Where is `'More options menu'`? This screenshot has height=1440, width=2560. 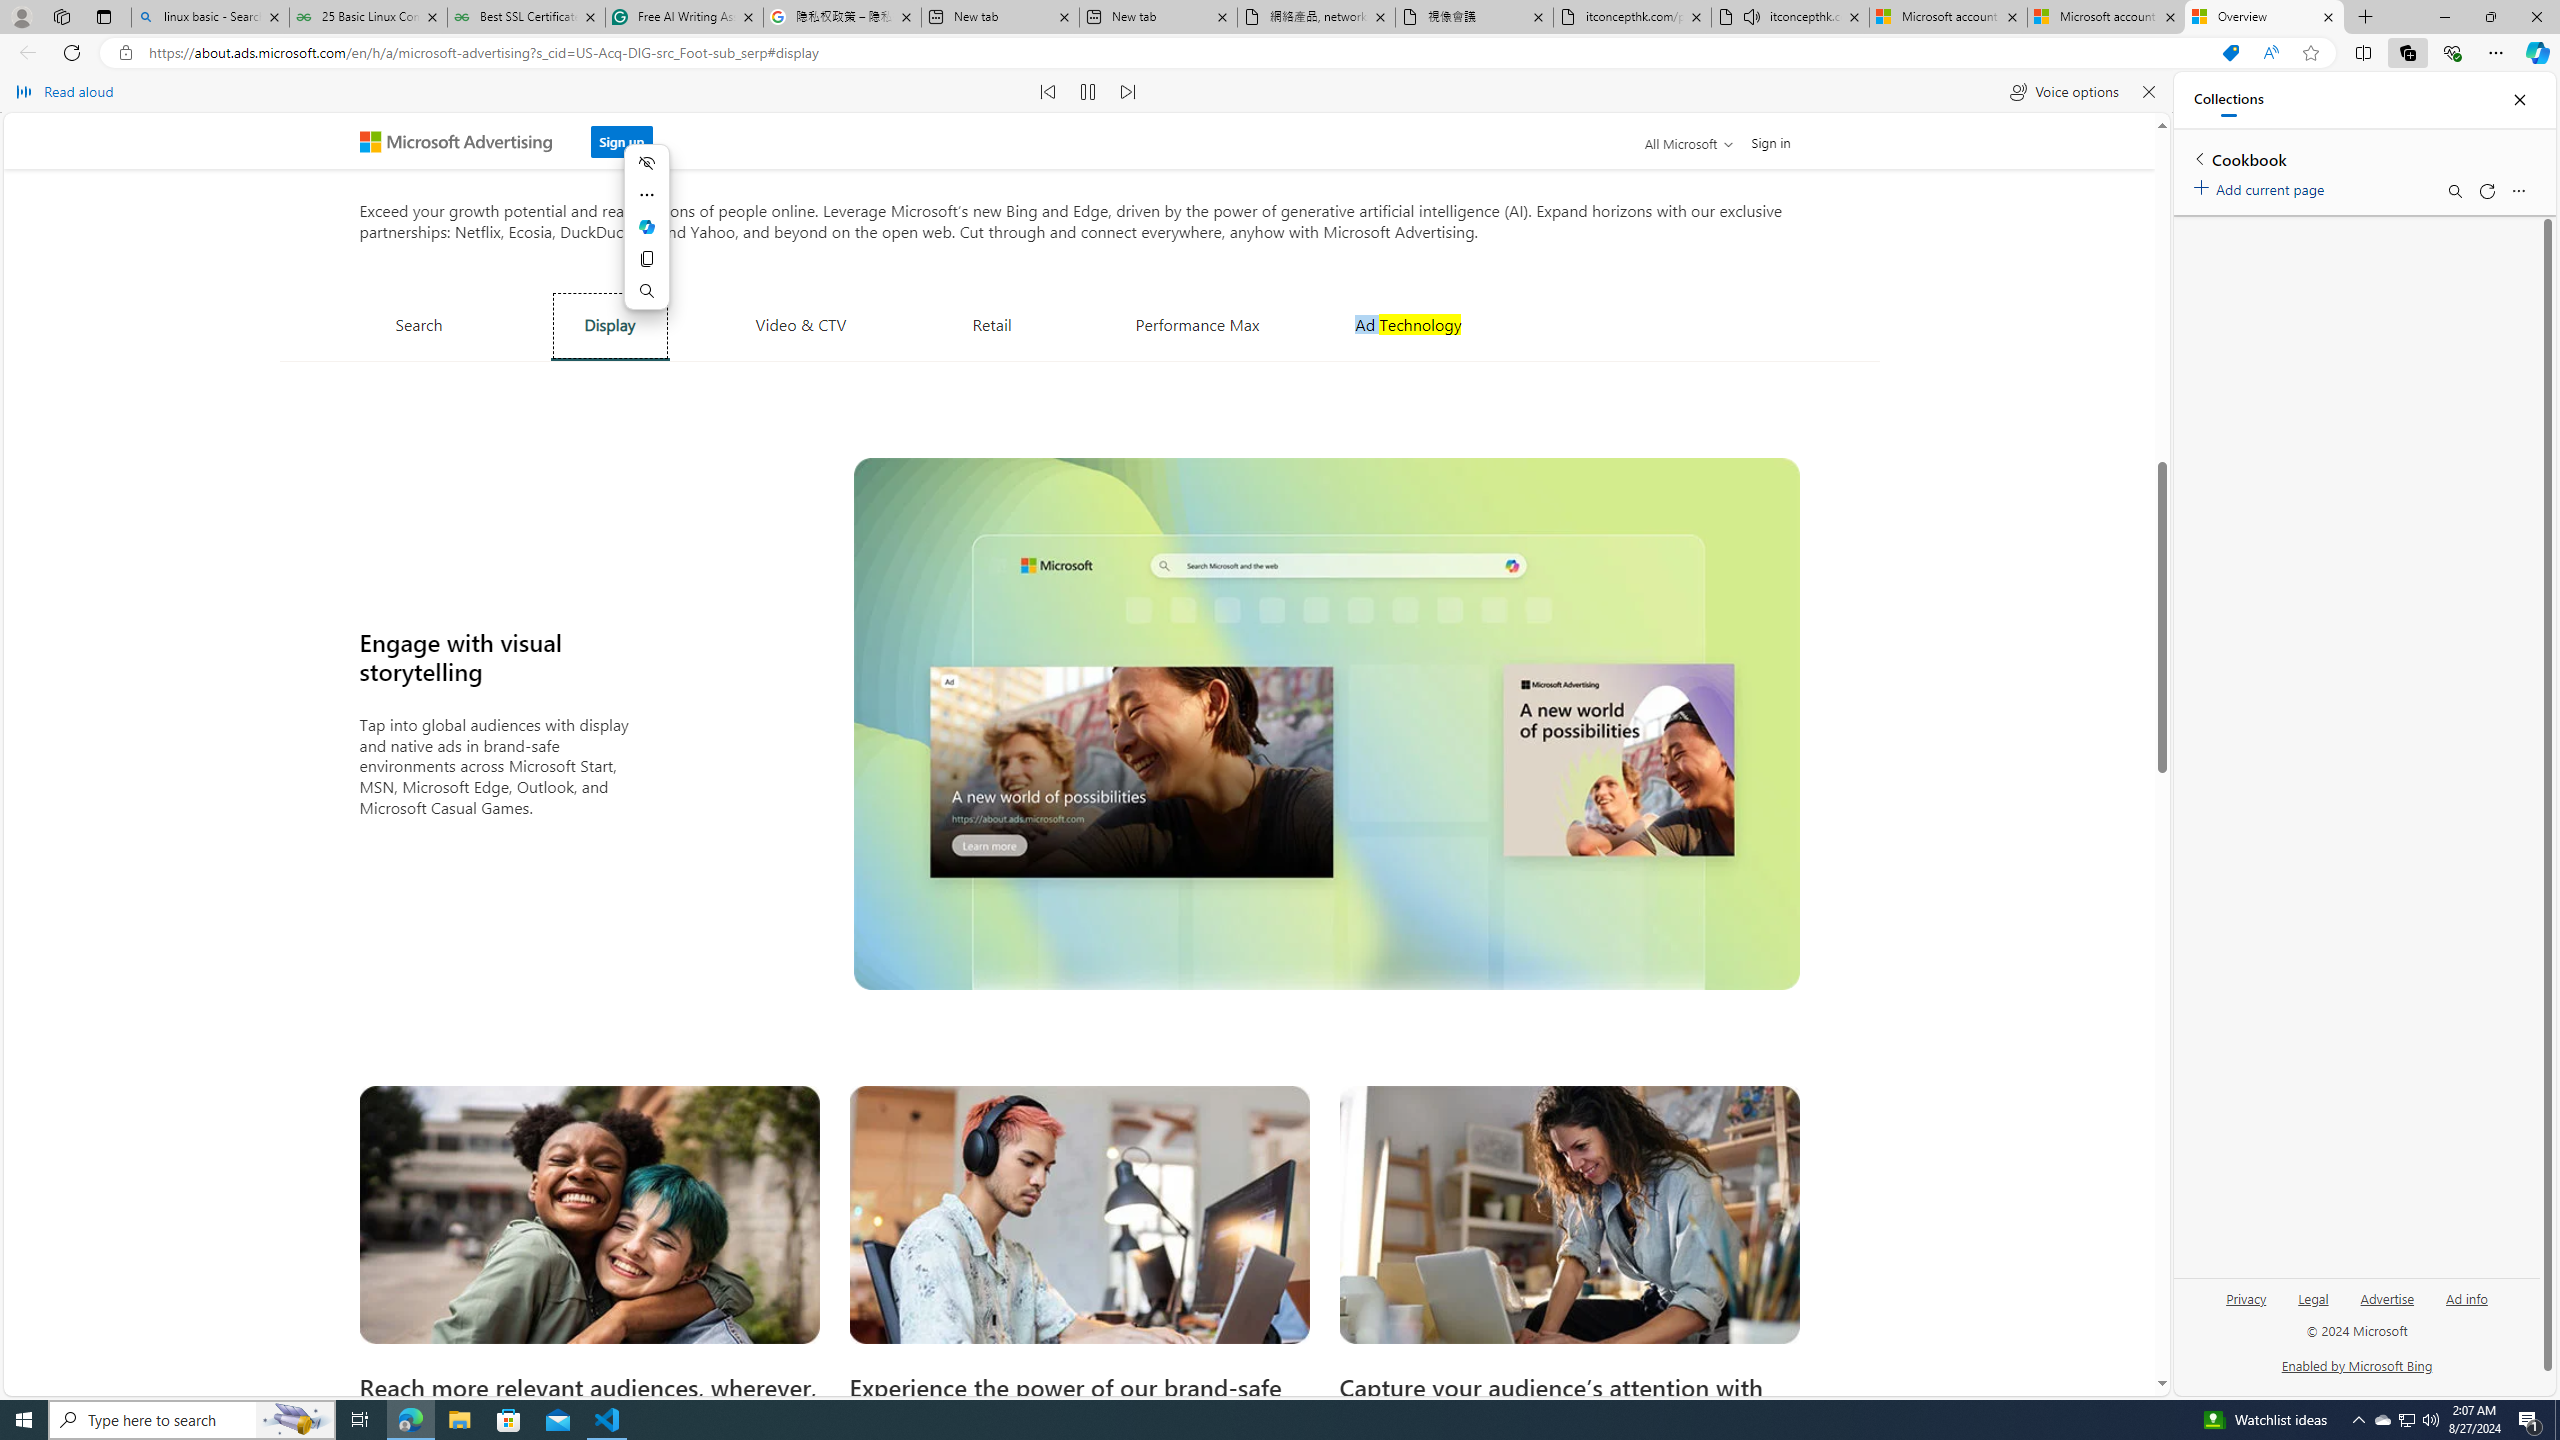 'More options menu' is located at coordinates (2519, 191).